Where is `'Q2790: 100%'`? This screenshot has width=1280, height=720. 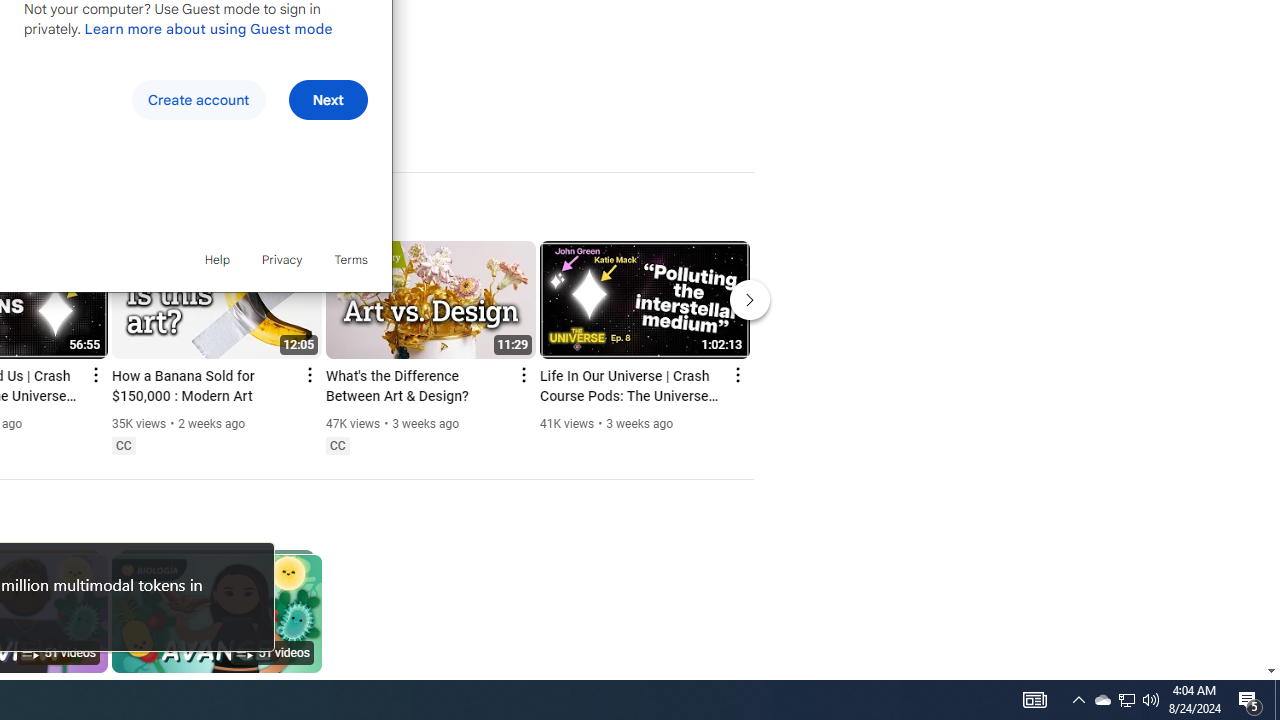 'Q2790: 100%' is located at coordinates (1151, 698).